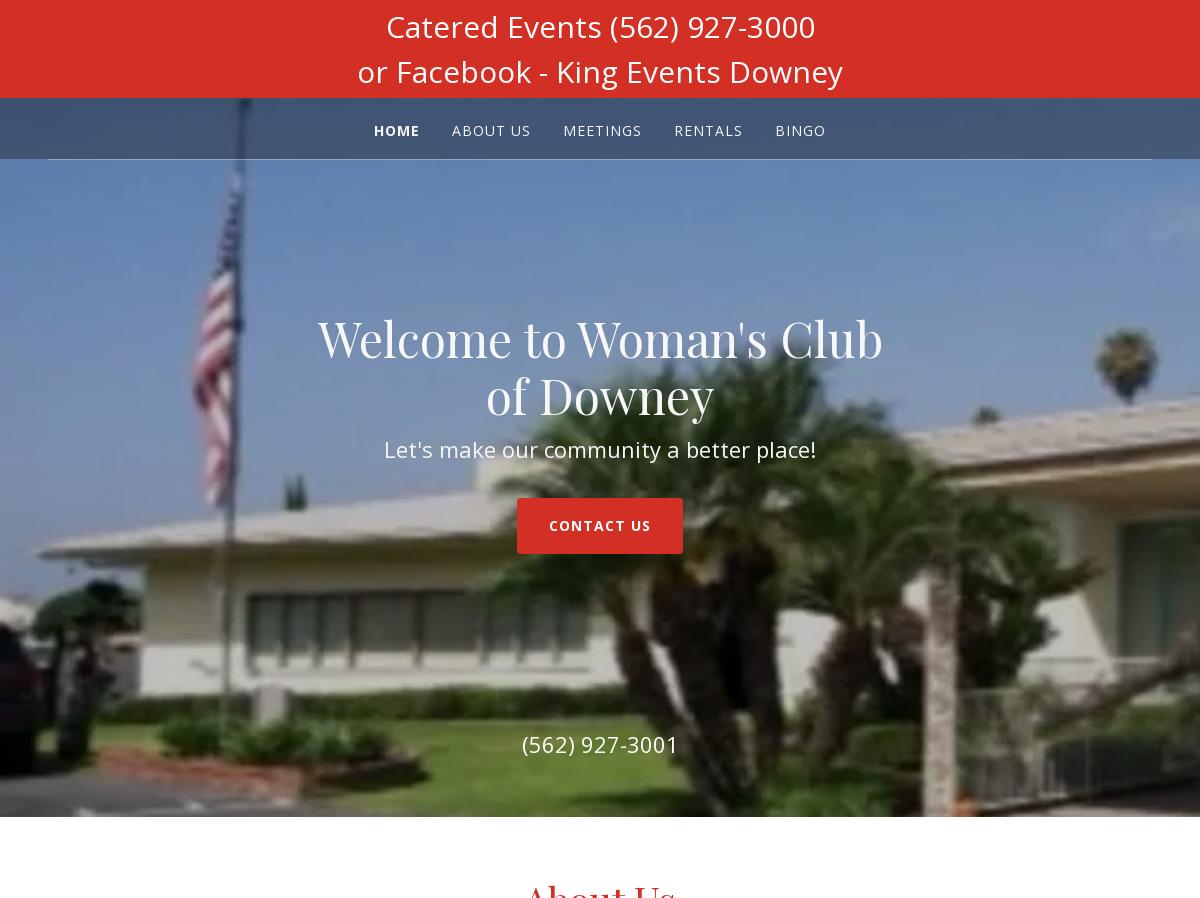 Image resolution: width=1200 pixels, height=898 pixels. What do you see at coordinates (520, 743) in the screenshot?
I see `'(562) 927-3001'` at bounding box center [520, 743].